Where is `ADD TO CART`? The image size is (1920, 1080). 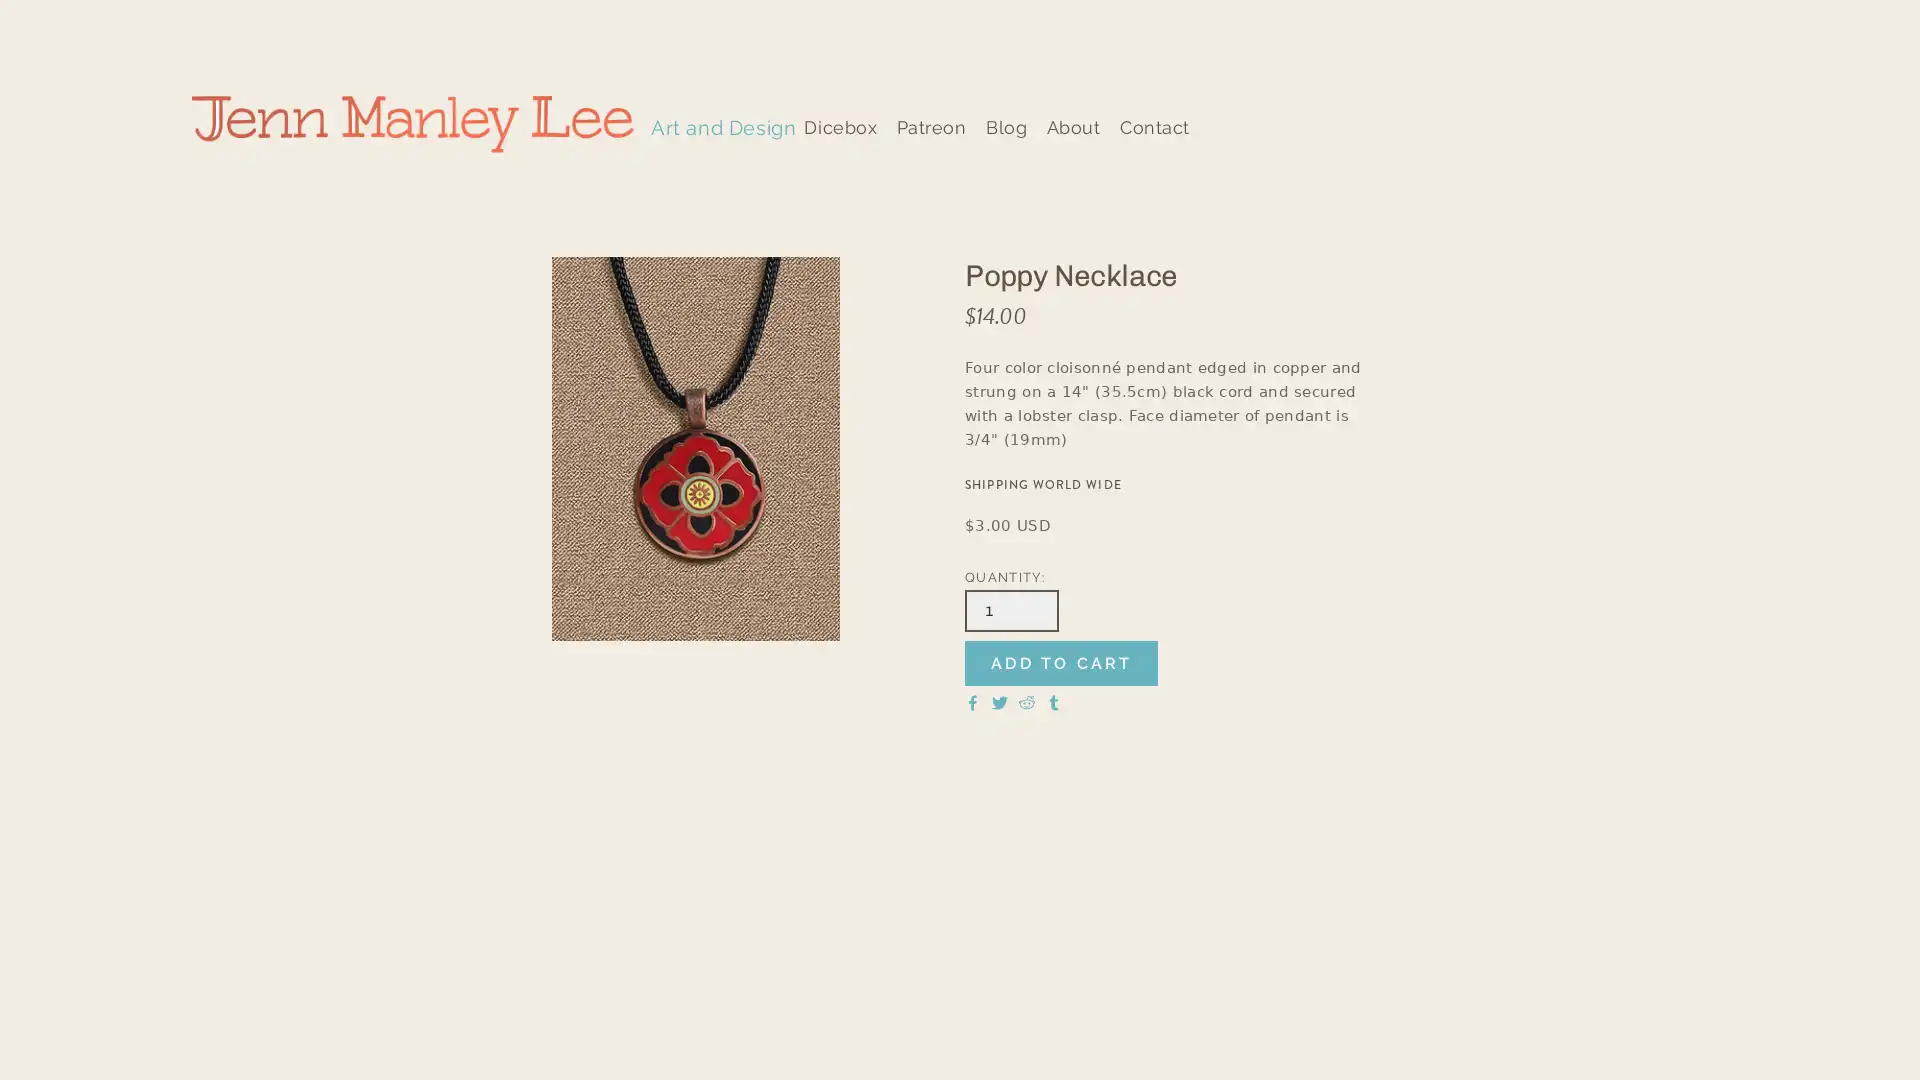 ADD TO CART is located at coordinates (1060, 663).